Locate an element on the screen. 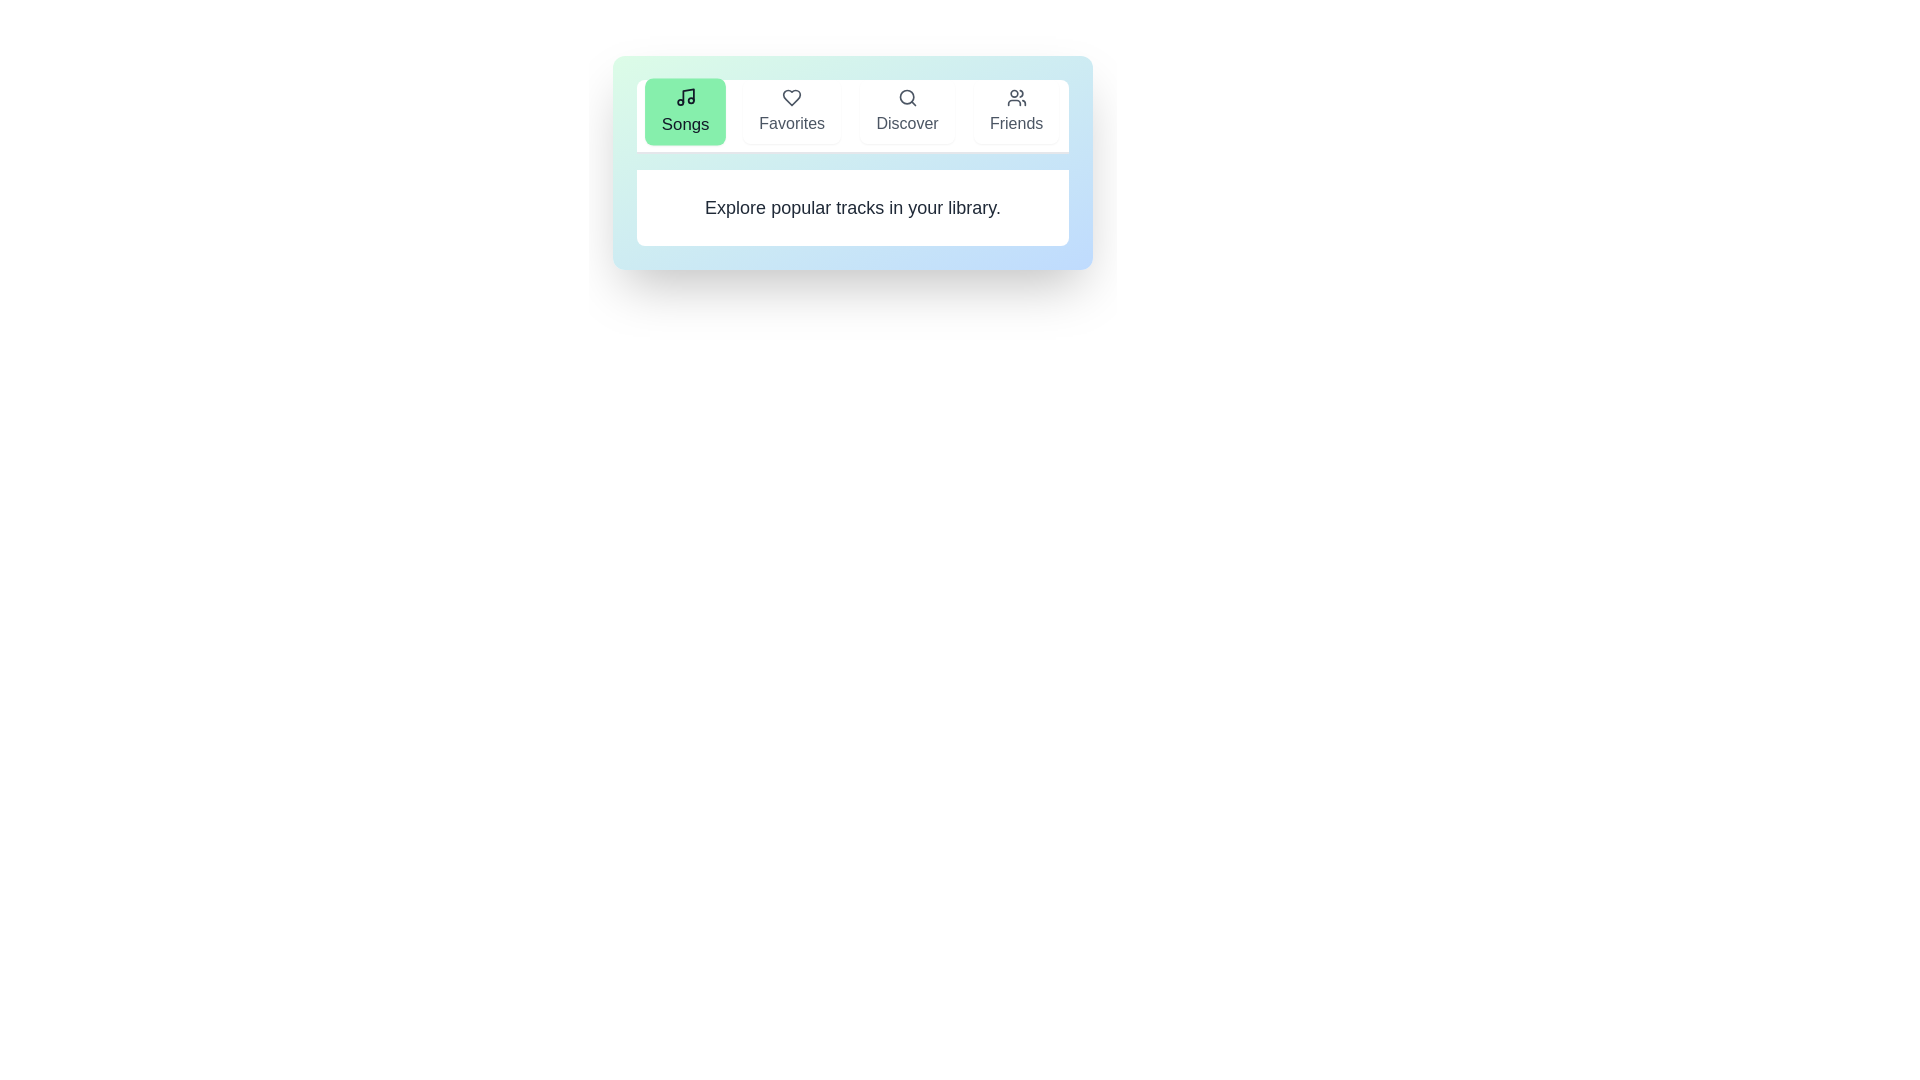 This screenshot has height=1080, width=1920. the tab labeled Discover to view its specific content is located at coordinates (906, 111).